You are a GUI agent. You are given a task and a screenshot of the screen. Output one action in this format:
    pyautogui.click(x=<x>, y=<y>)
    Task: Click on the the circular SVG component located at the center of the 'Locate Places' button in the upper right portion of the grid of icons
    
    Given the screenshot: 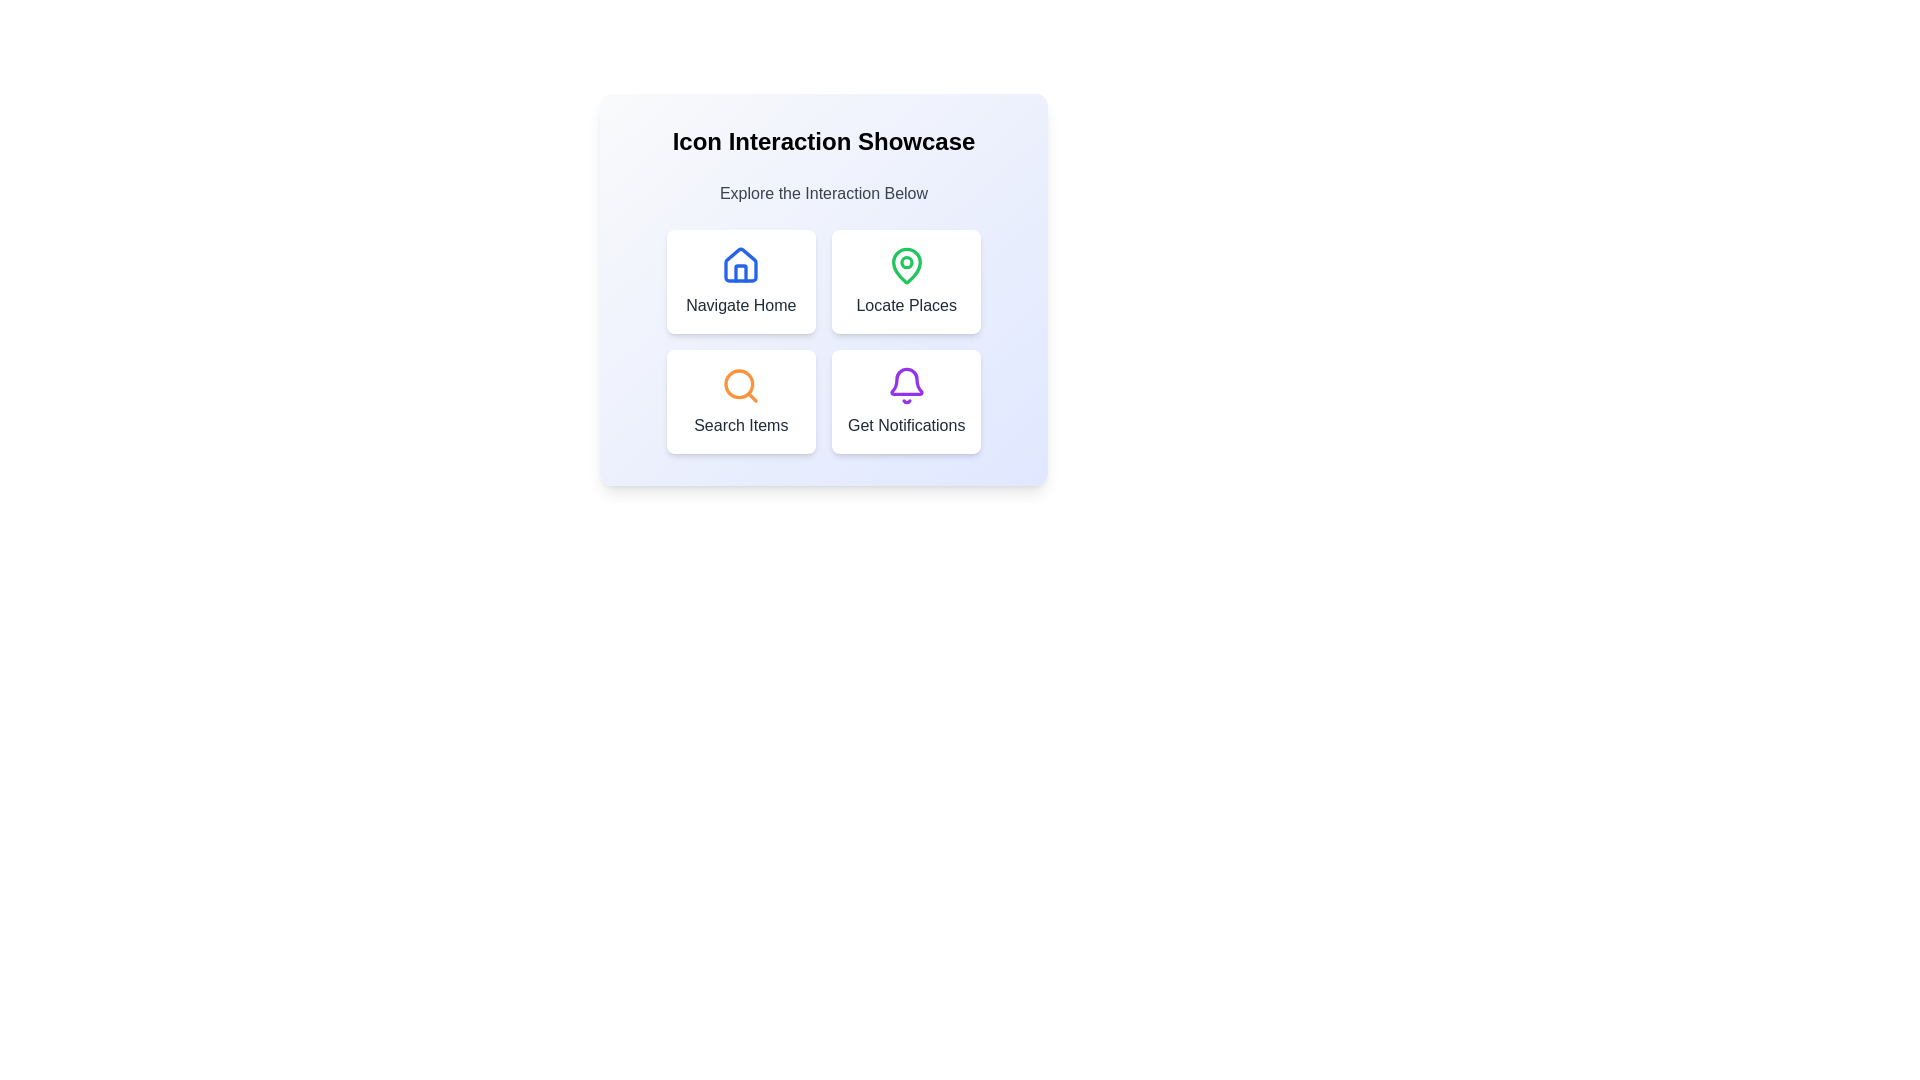 What is the action you would take?
    pyautogui.click(x=905, y=261)
    